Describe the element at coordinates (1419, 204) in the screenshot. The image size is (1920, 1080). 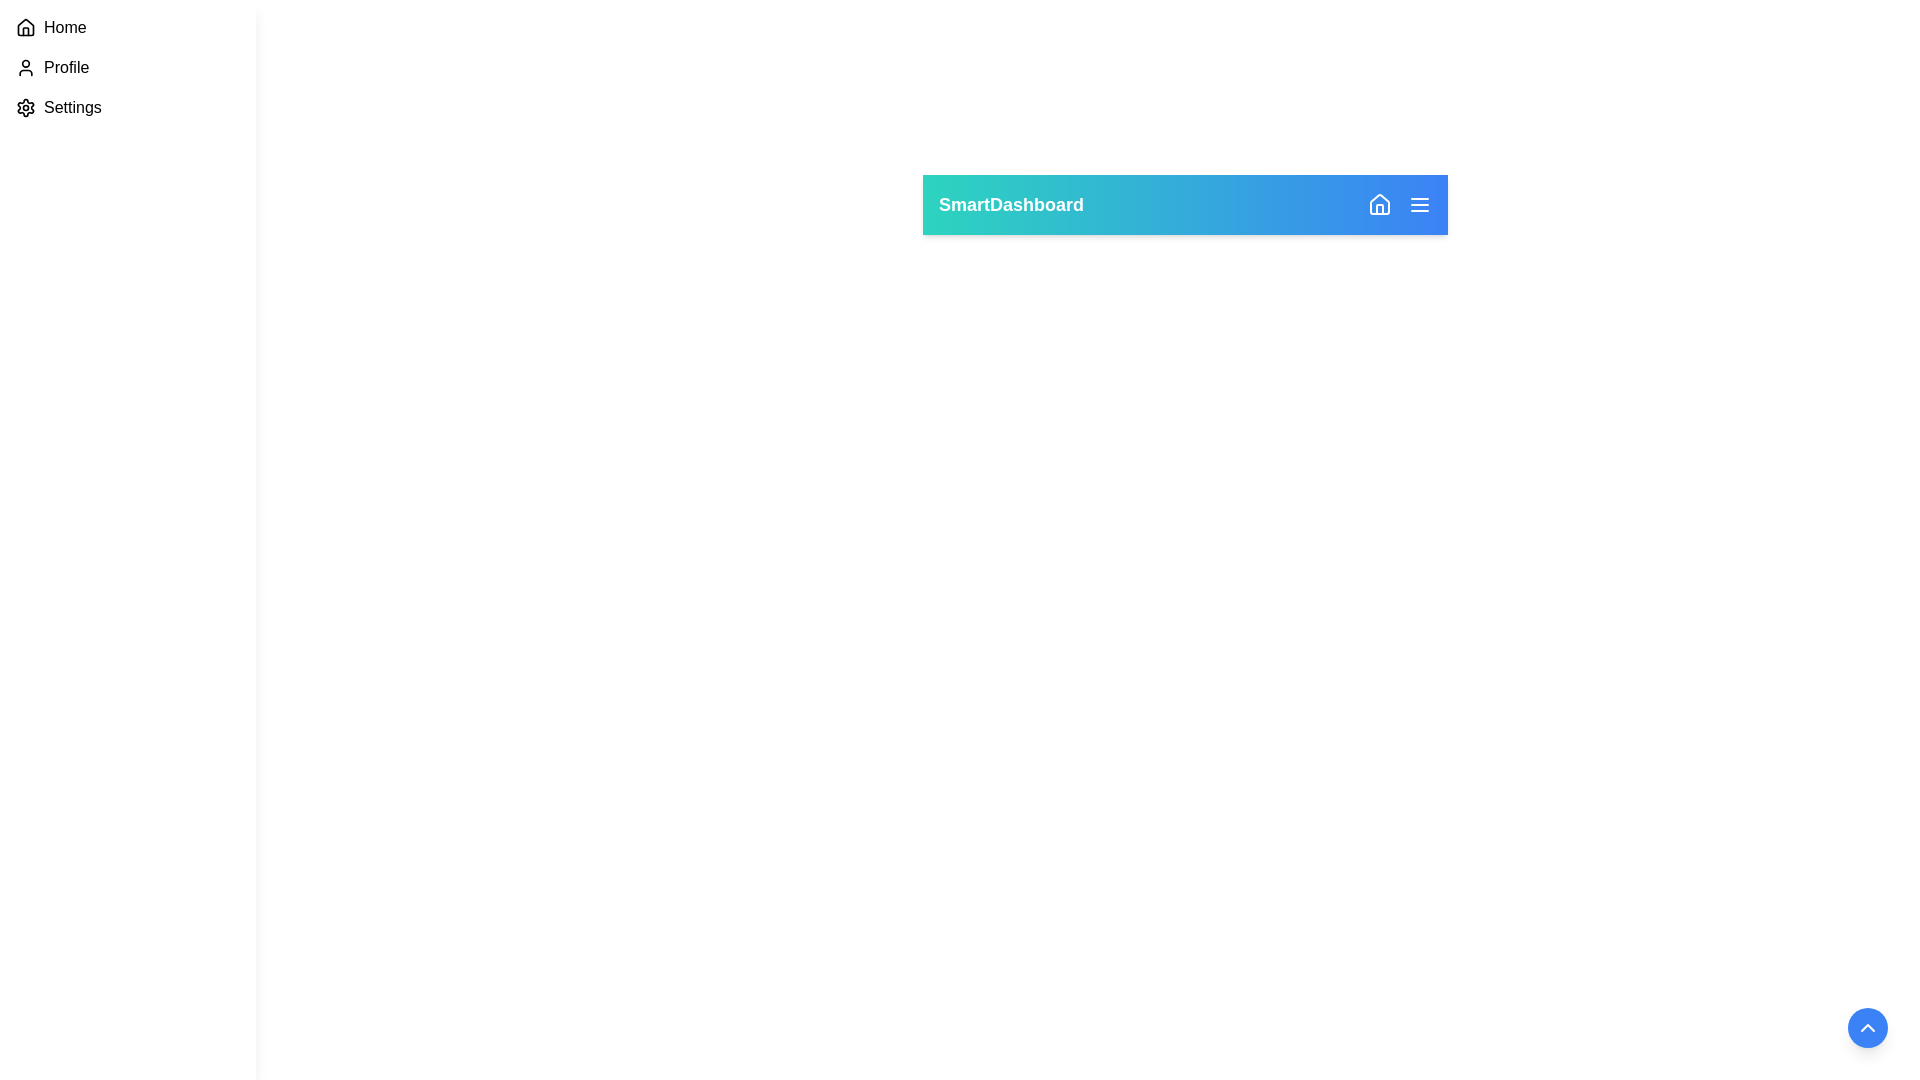
I see `the menu button icon, which is a small square with three white horizontal lines on a blue background, located on the far right of the navigation bar` at that location.